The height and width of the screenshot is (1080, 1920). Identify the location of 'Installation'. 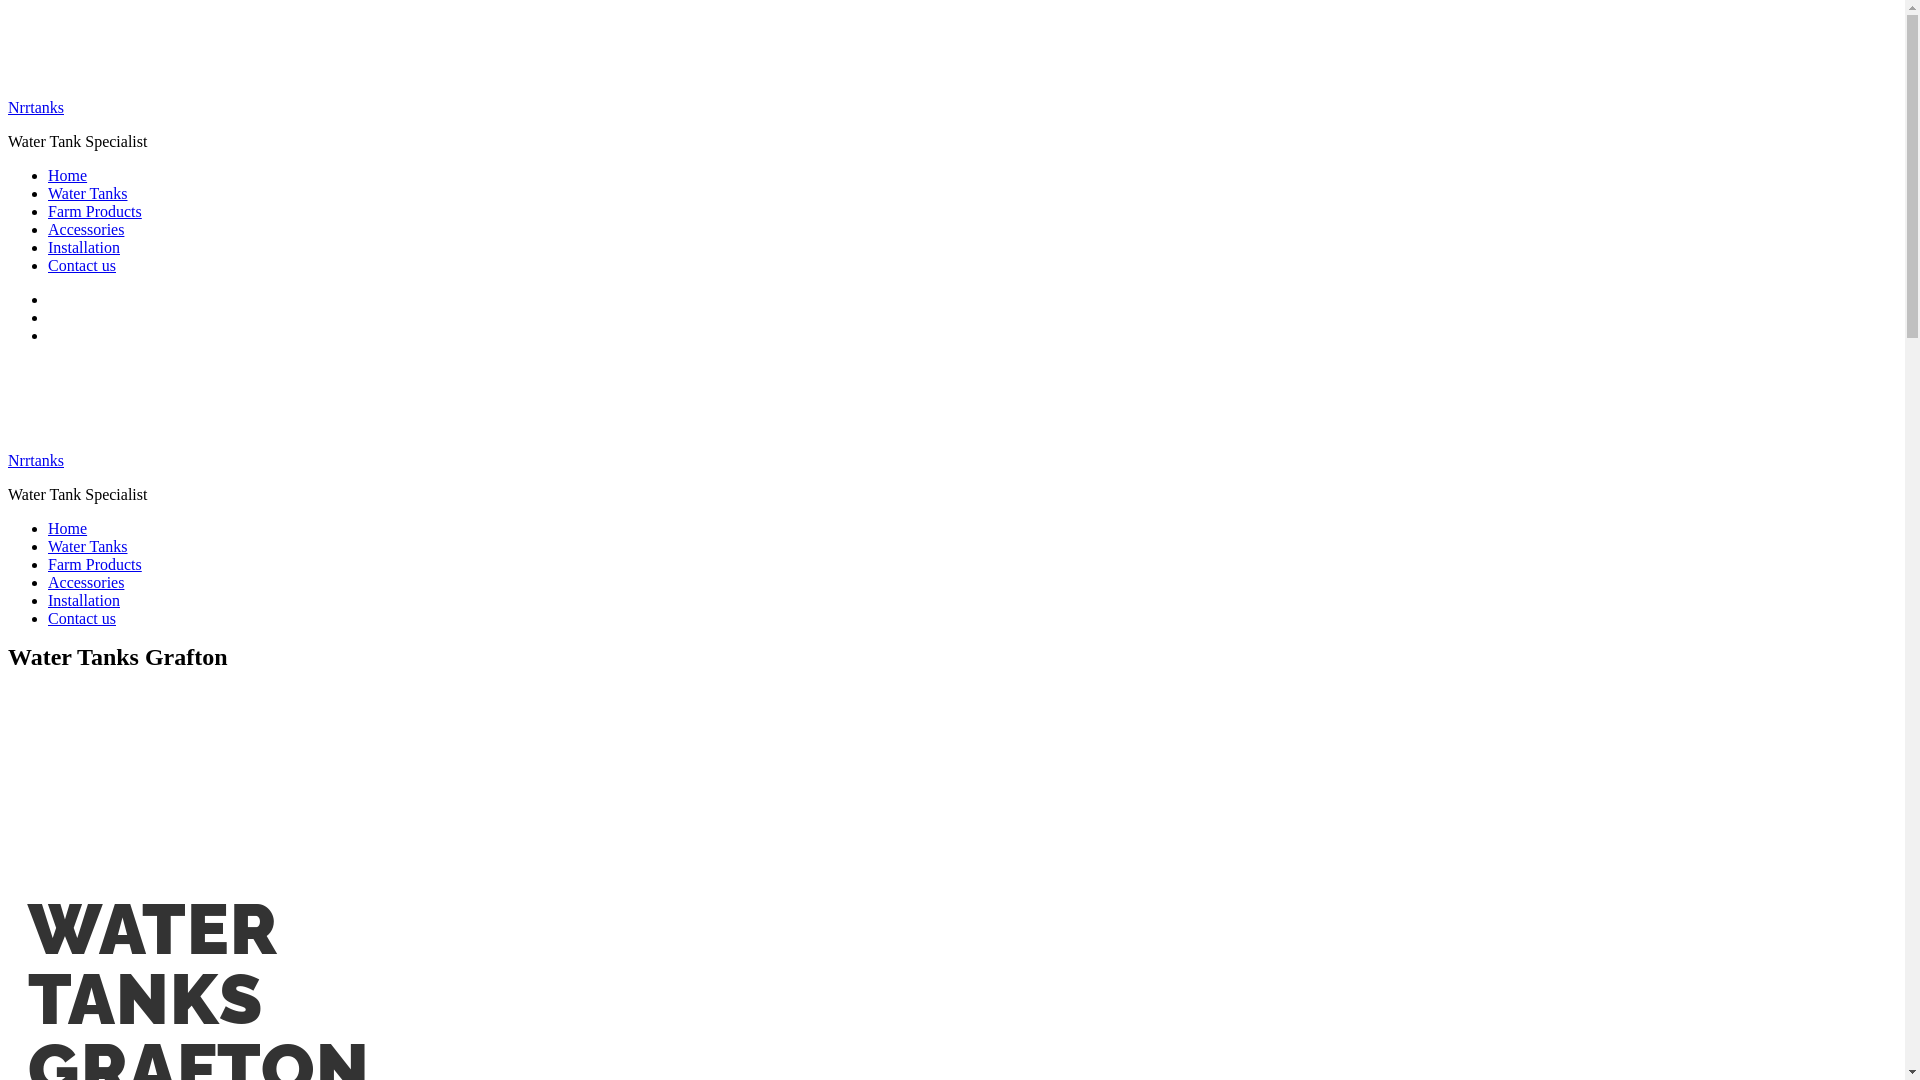
(82, 246).